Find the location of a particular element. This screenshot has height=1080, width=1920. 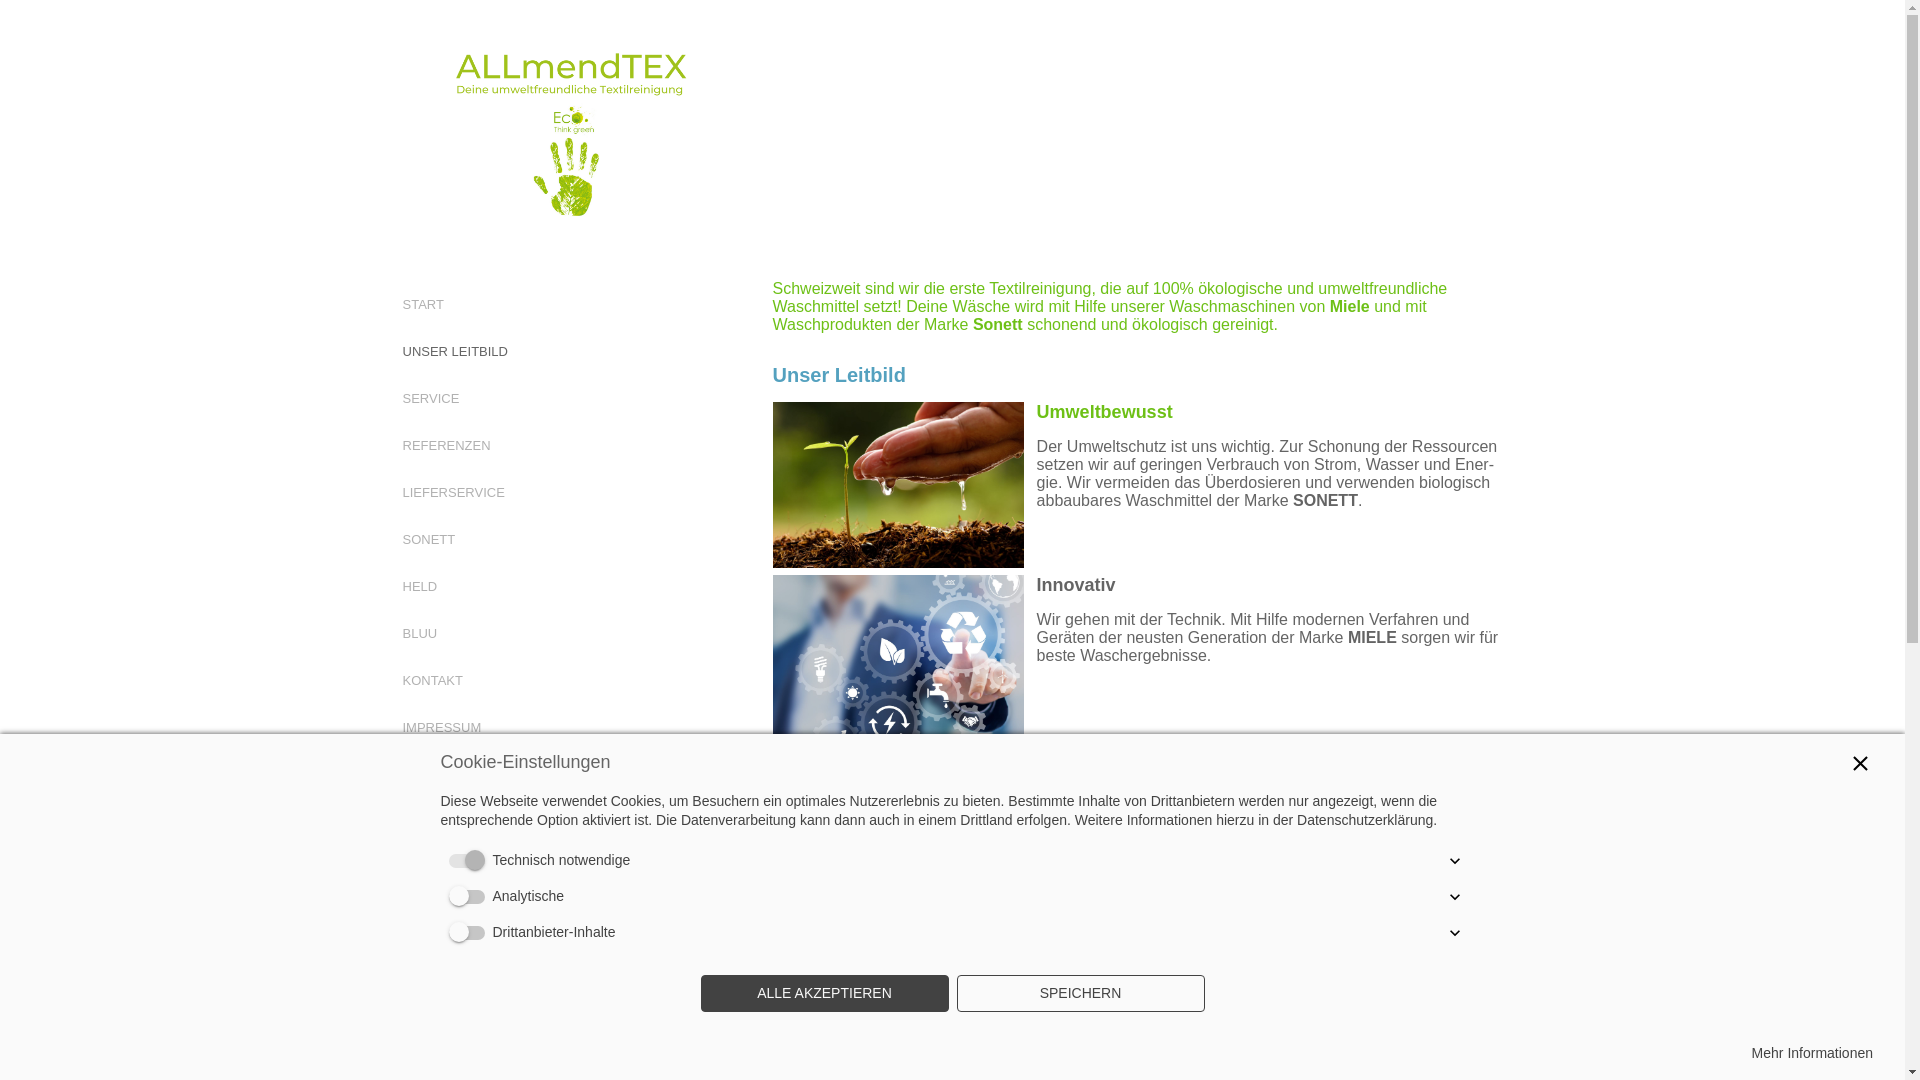

'REFERENZEN' is located at coordinates (401, 444).